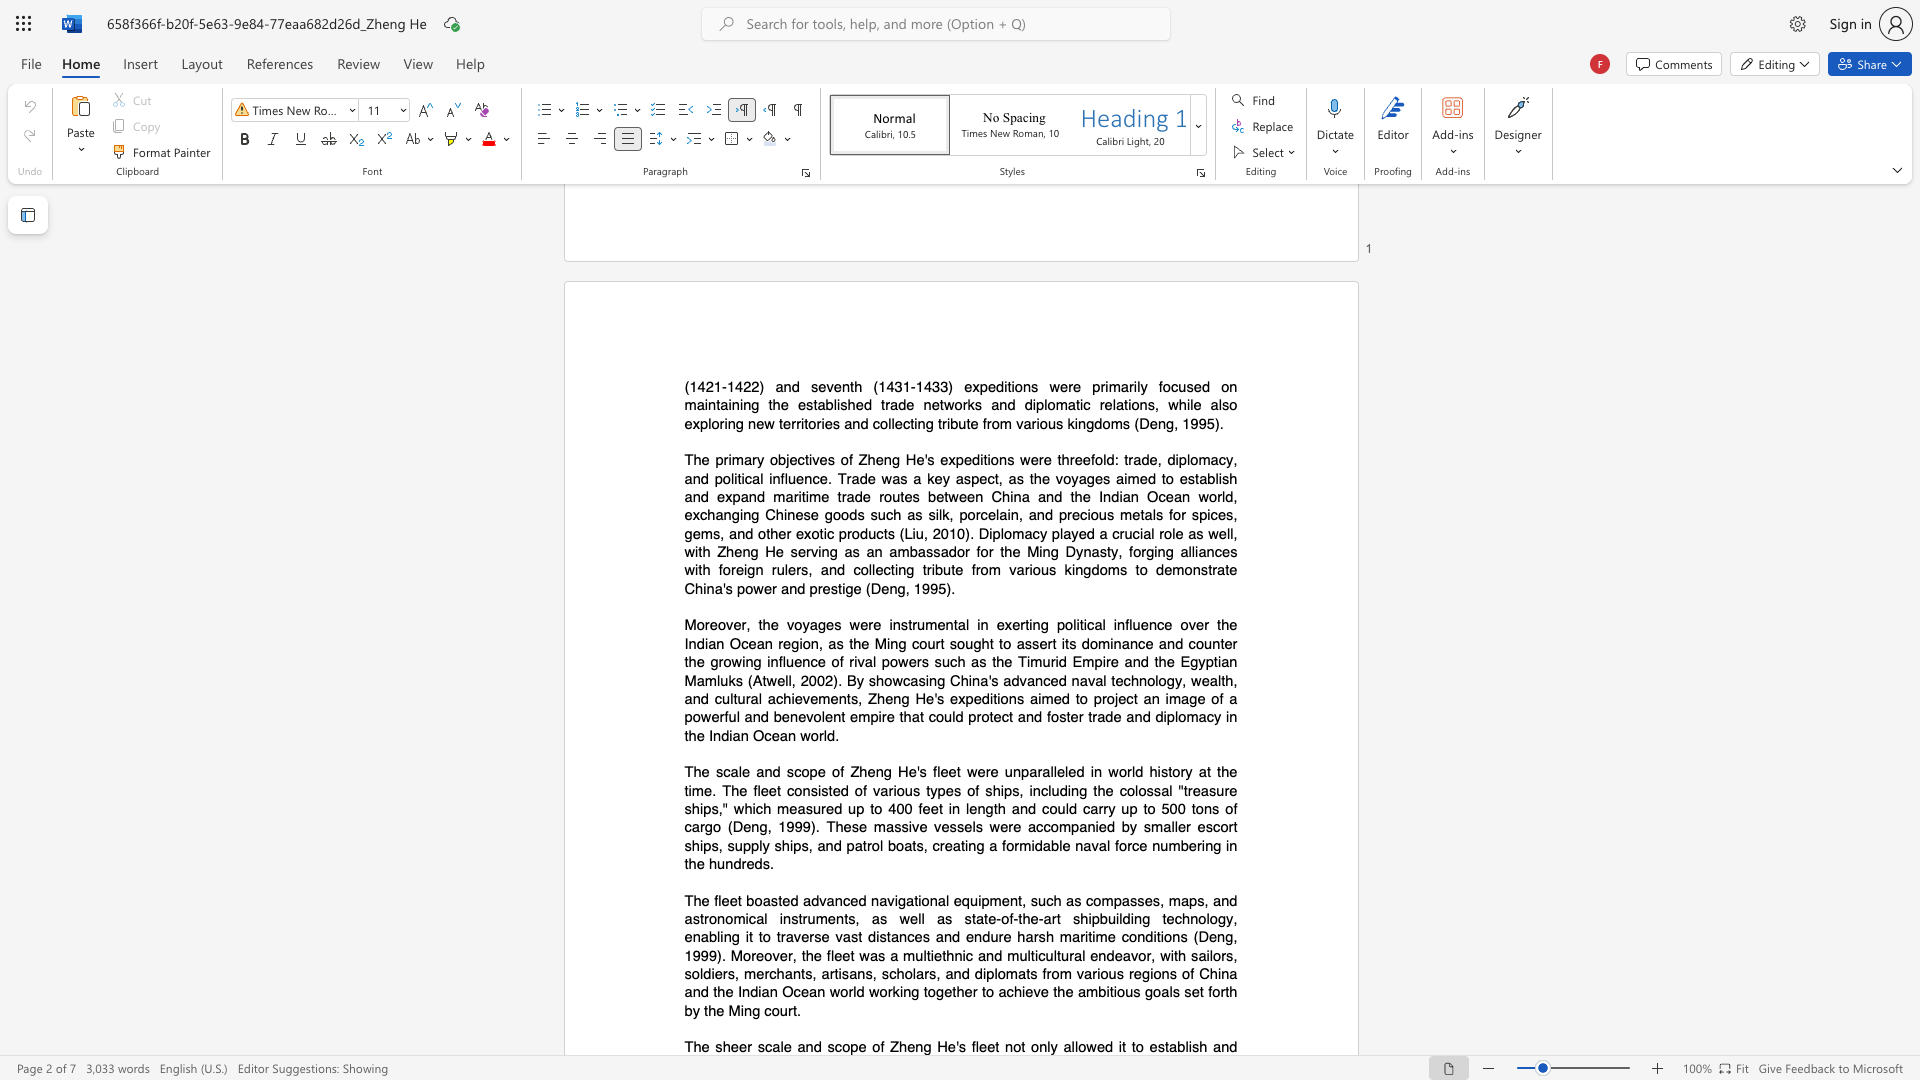 The width and height of the screenshot is (1920, 1080). I want to click on the space between the continuous character "o" and "f" in the text, so click(879, 1046).